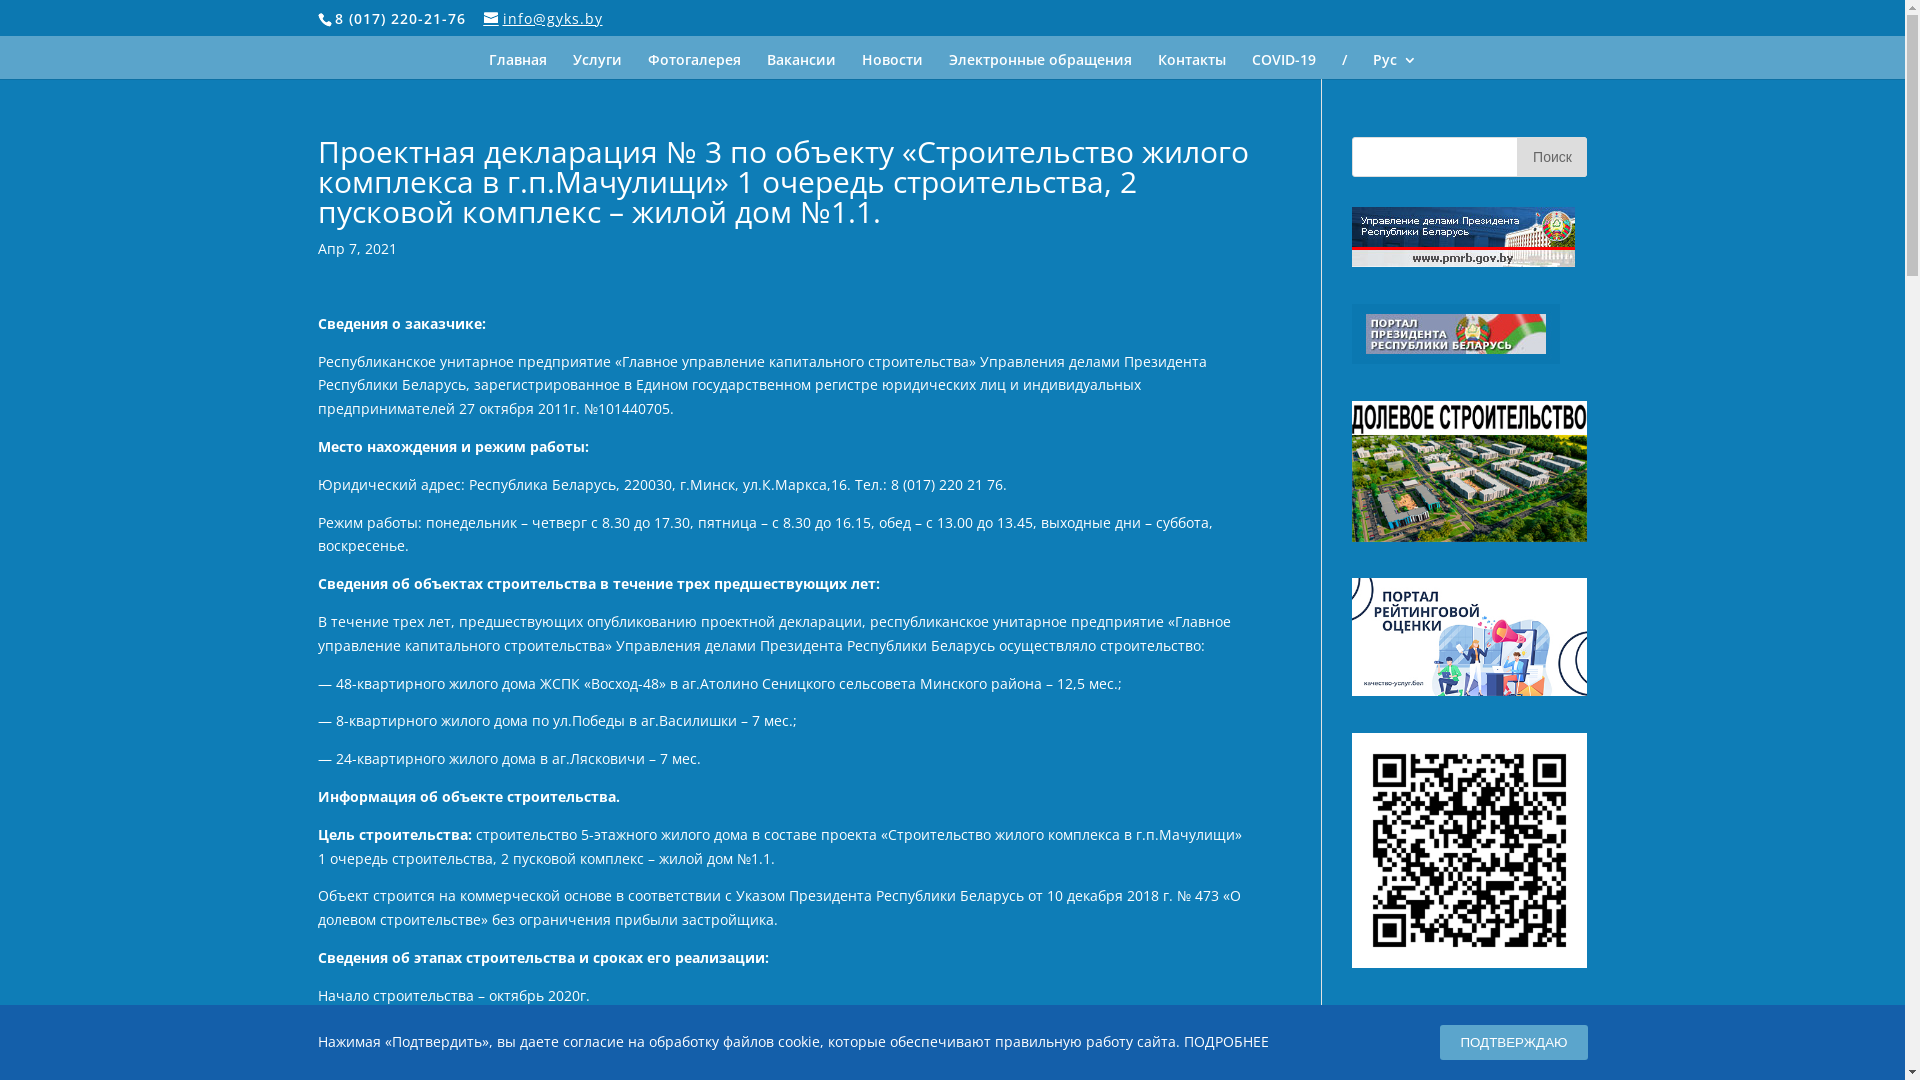 Image resolution: width=1920 pixels, height=1080 pixels. Describe the element at coordinates (1283, 64) in the screenshot. I see `'COVID-19'` at that location.